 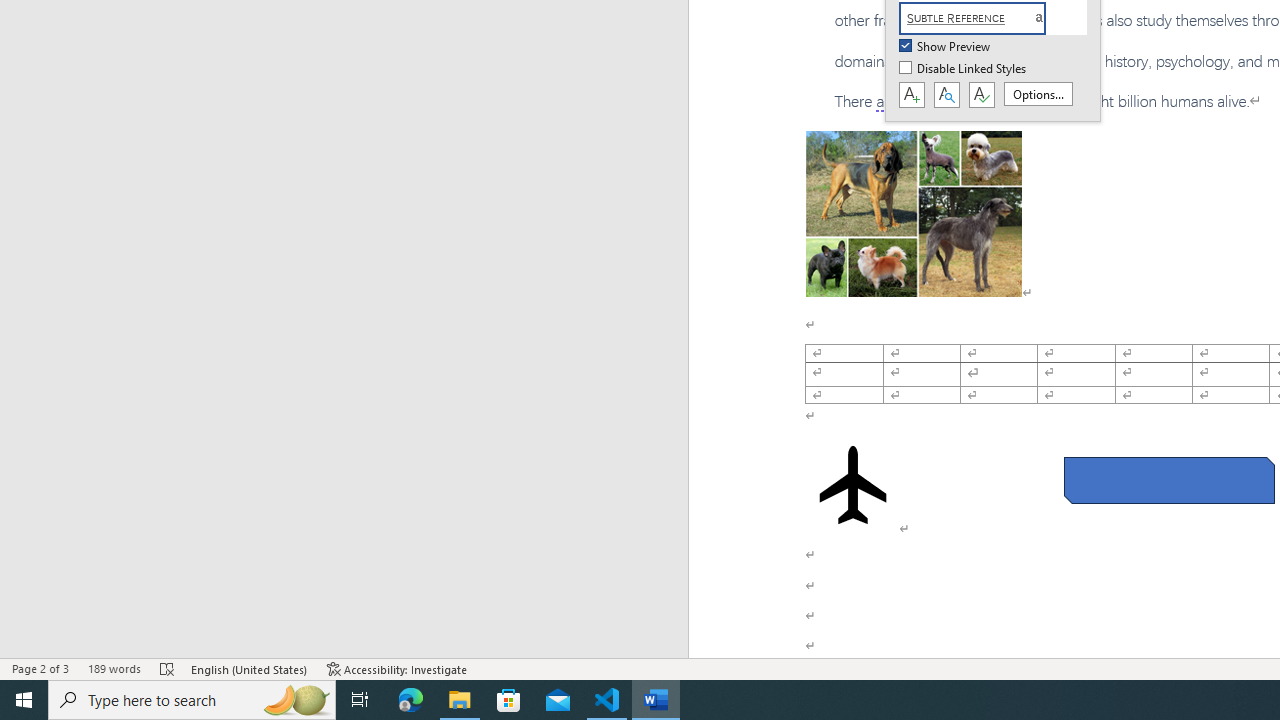 I want to click on 'Page Number Page 2 of 3', so click(x=40, y=669).